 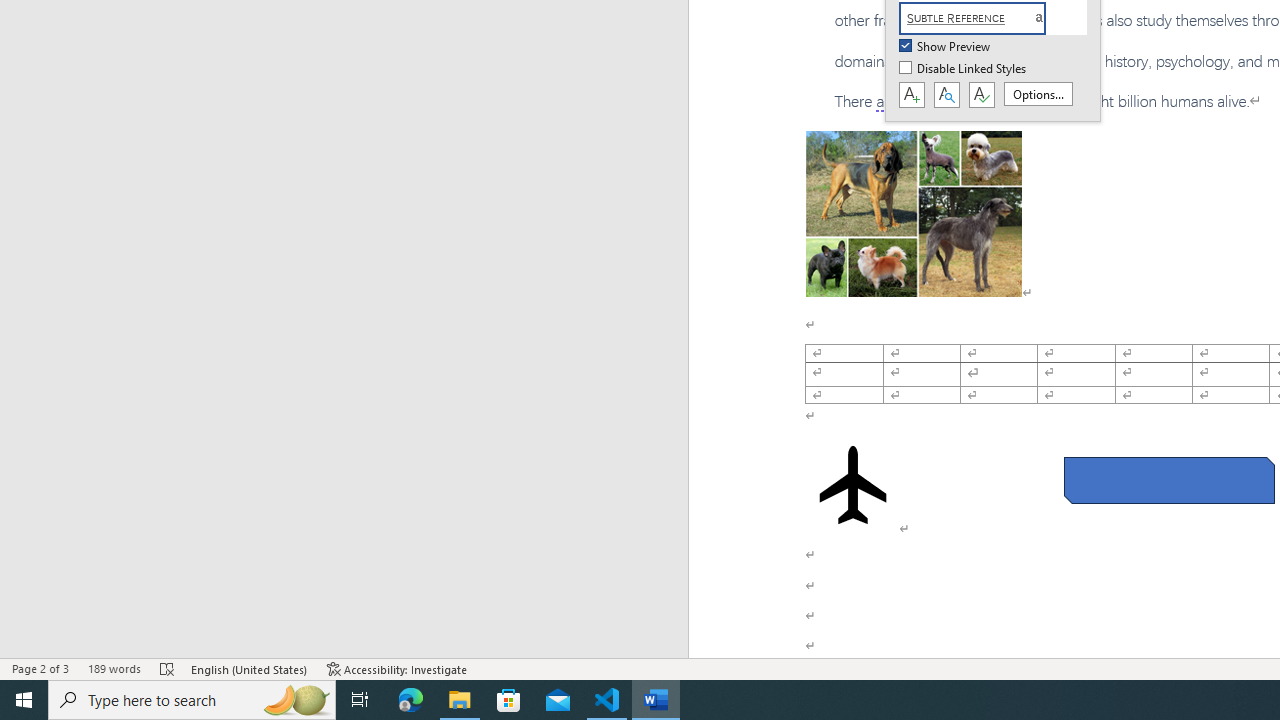 I want to click on 'Page Number Page 2 of 3', so click(x=40, y=669).